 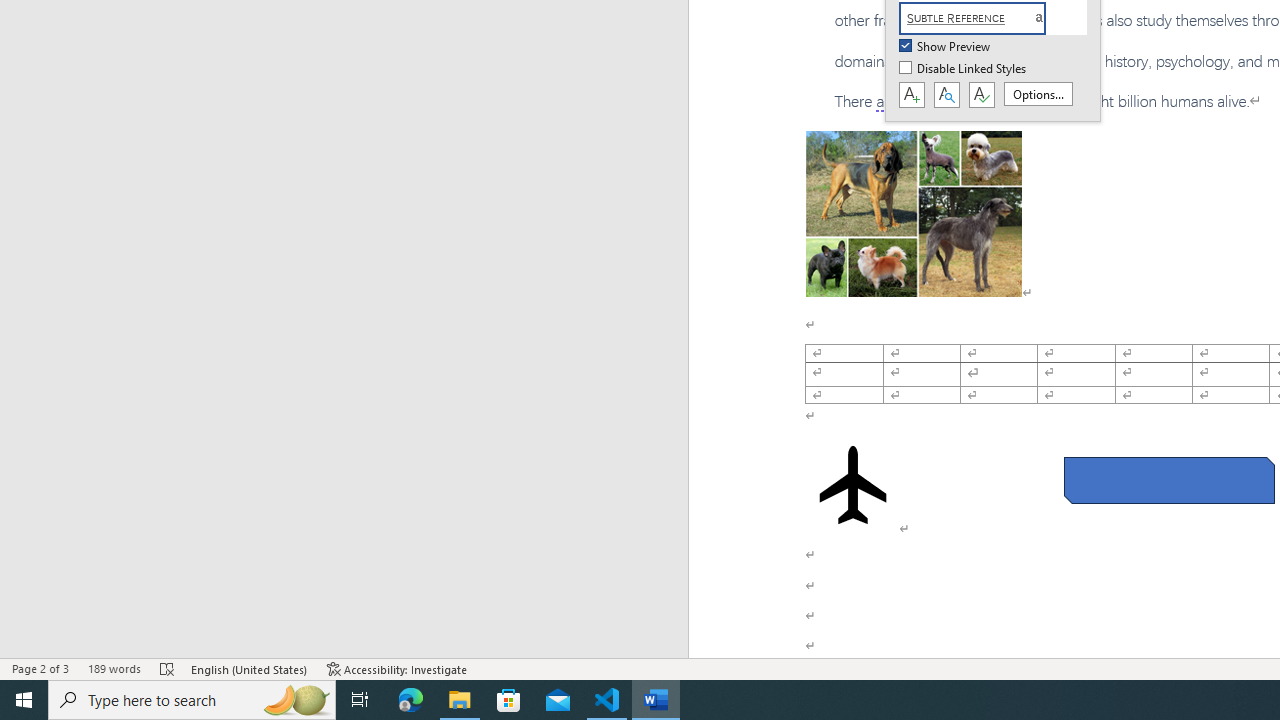 I want to click on 'Page Number Page 2 of 3', so click(x=40, y=669).